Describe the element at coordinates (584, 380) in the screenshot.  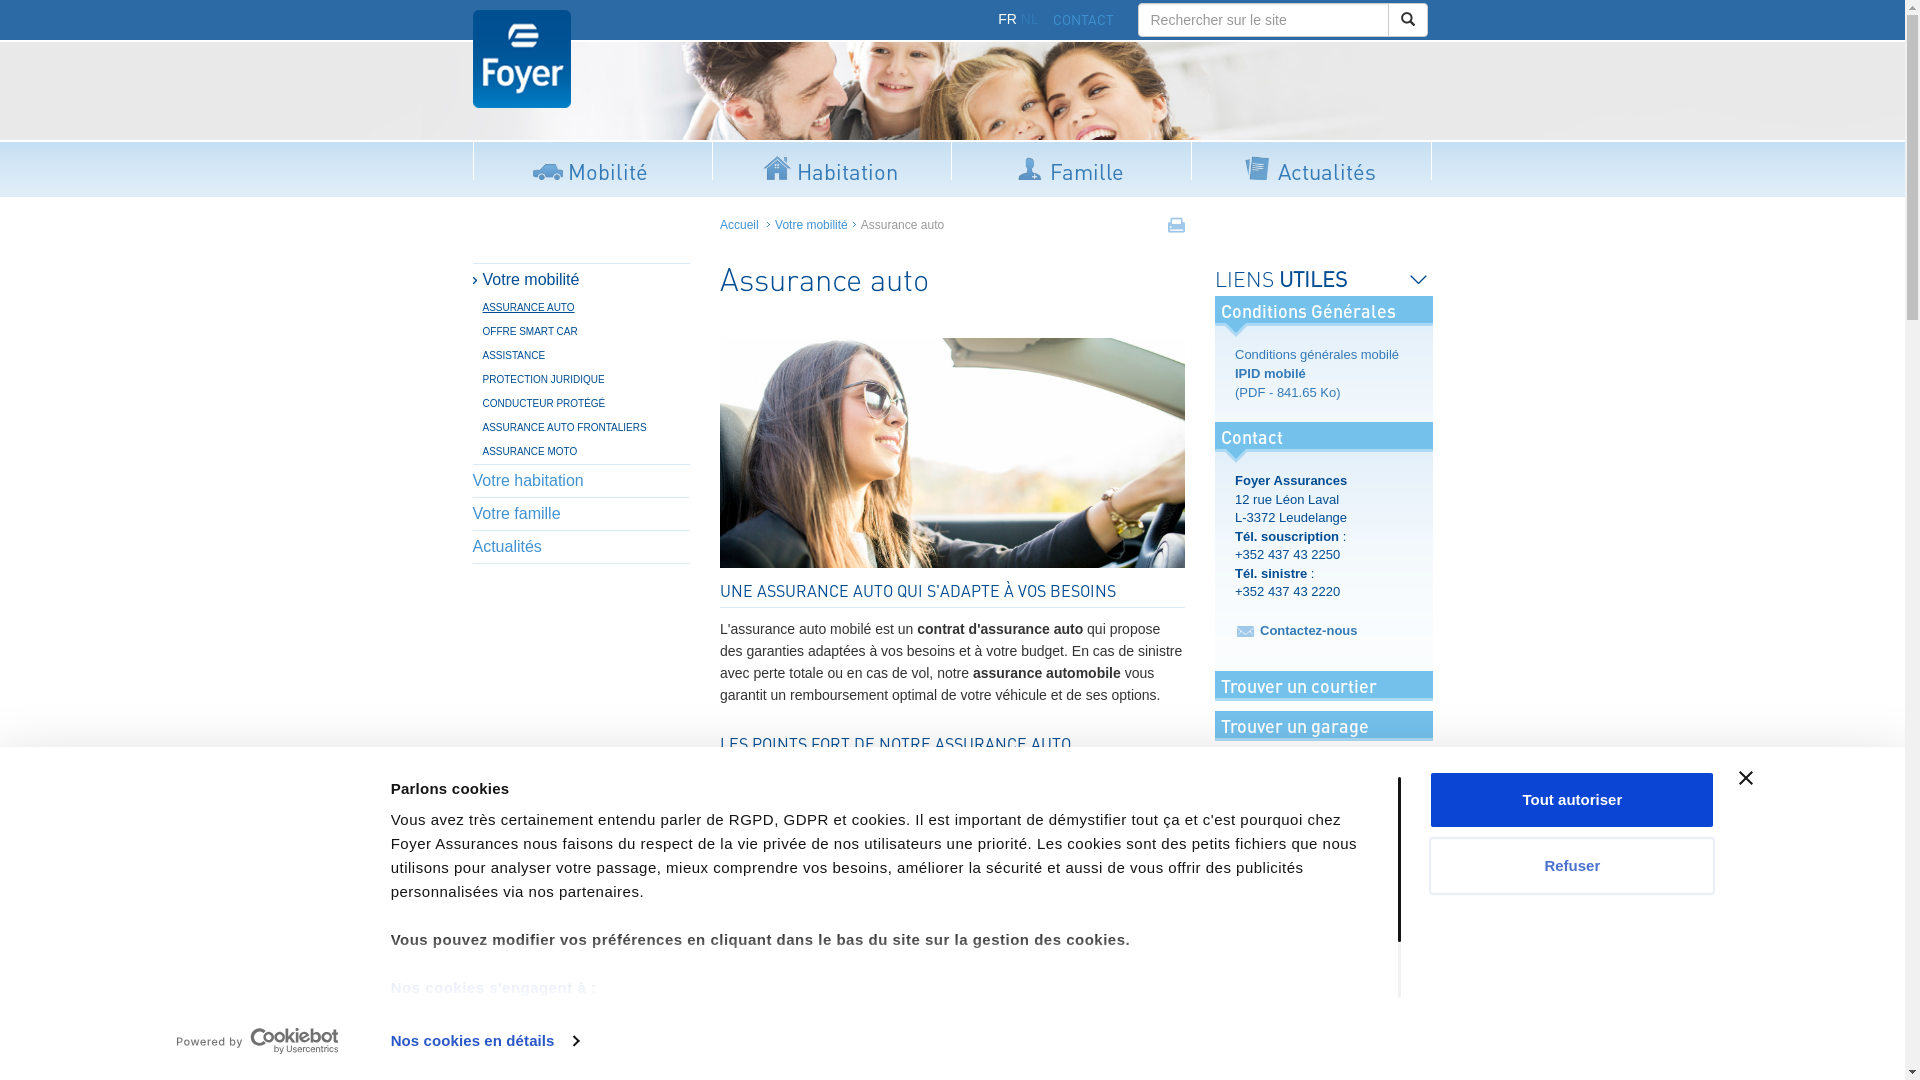
I see `'PROTECTION JURIDIQUE'` at that location.